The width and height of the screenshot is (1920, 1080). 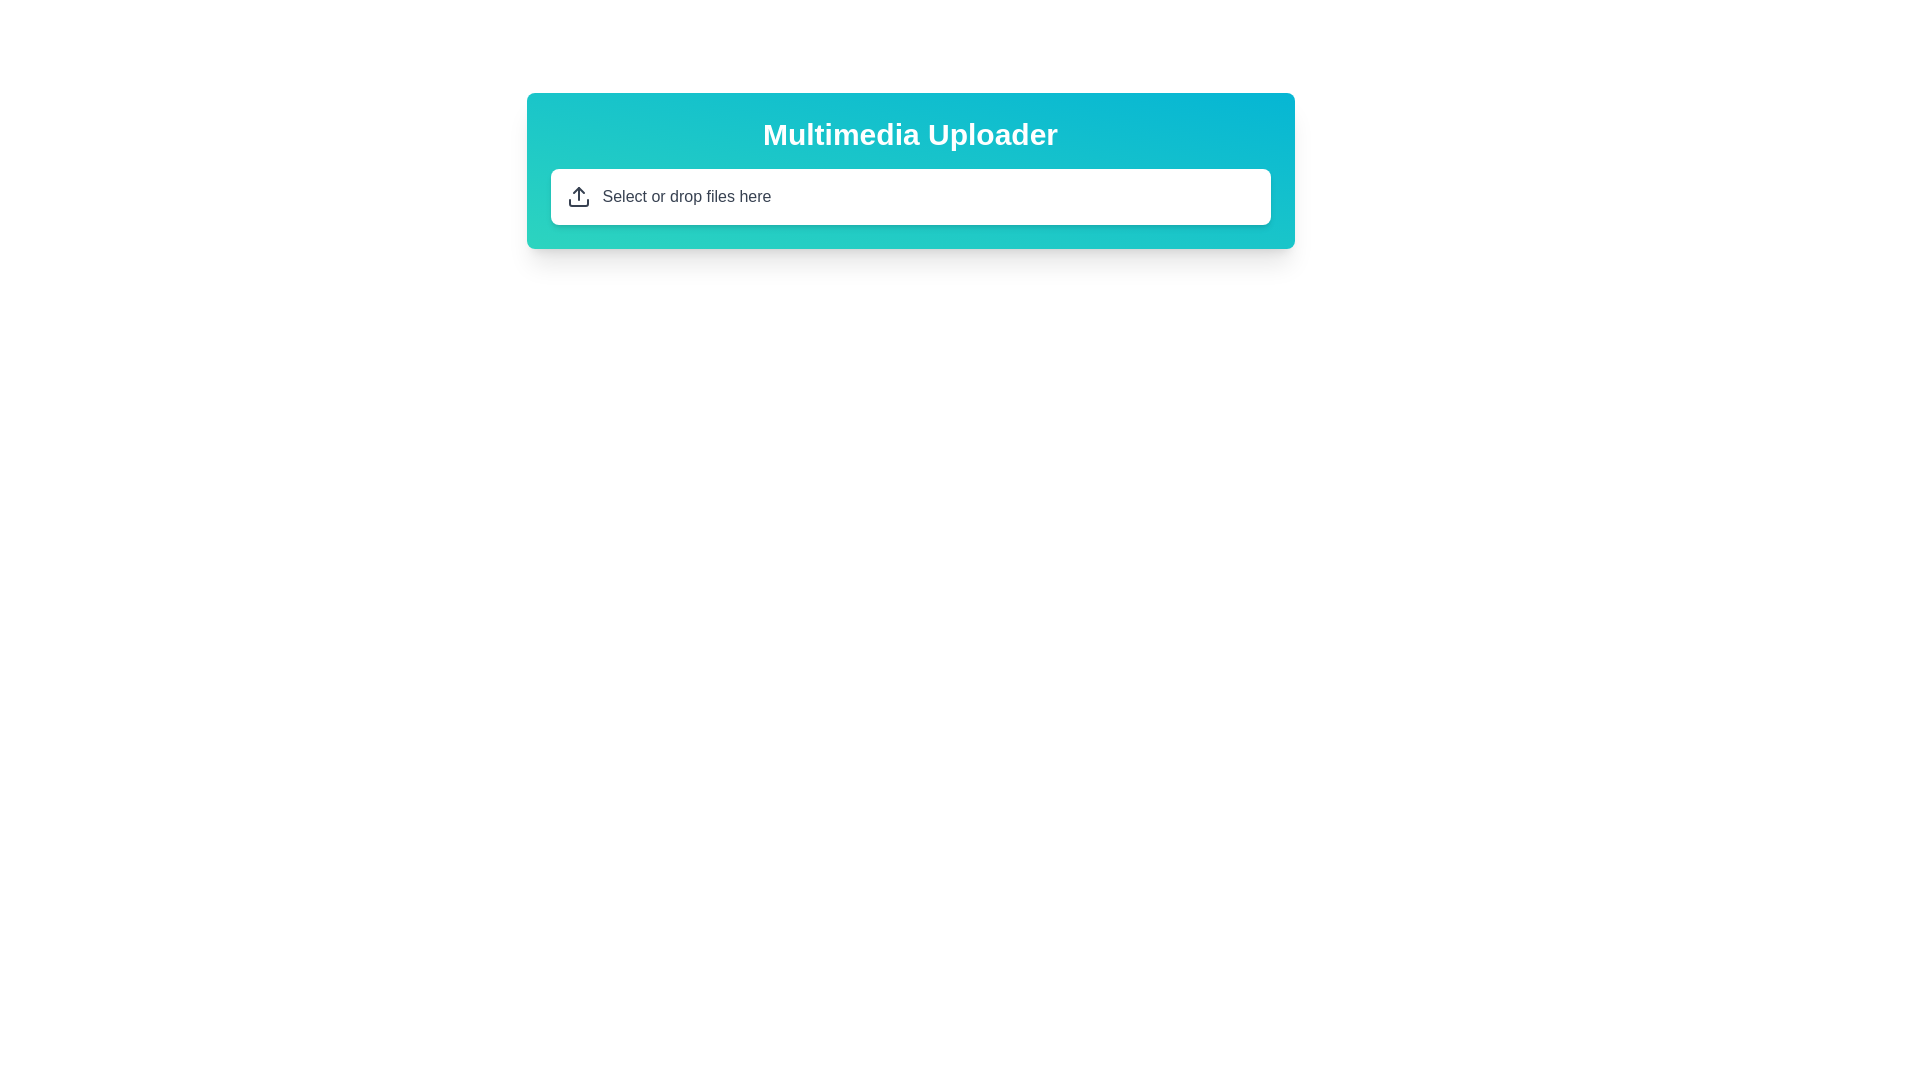 What do you see at coordinates (577, 196) in the screenshot?
I see `the upload icon, which is styled as an arrow pointing upwards into a box, located on the left side of the interactive area containing the text 'Select or drop files here.'` at bounding box center [577, 196].